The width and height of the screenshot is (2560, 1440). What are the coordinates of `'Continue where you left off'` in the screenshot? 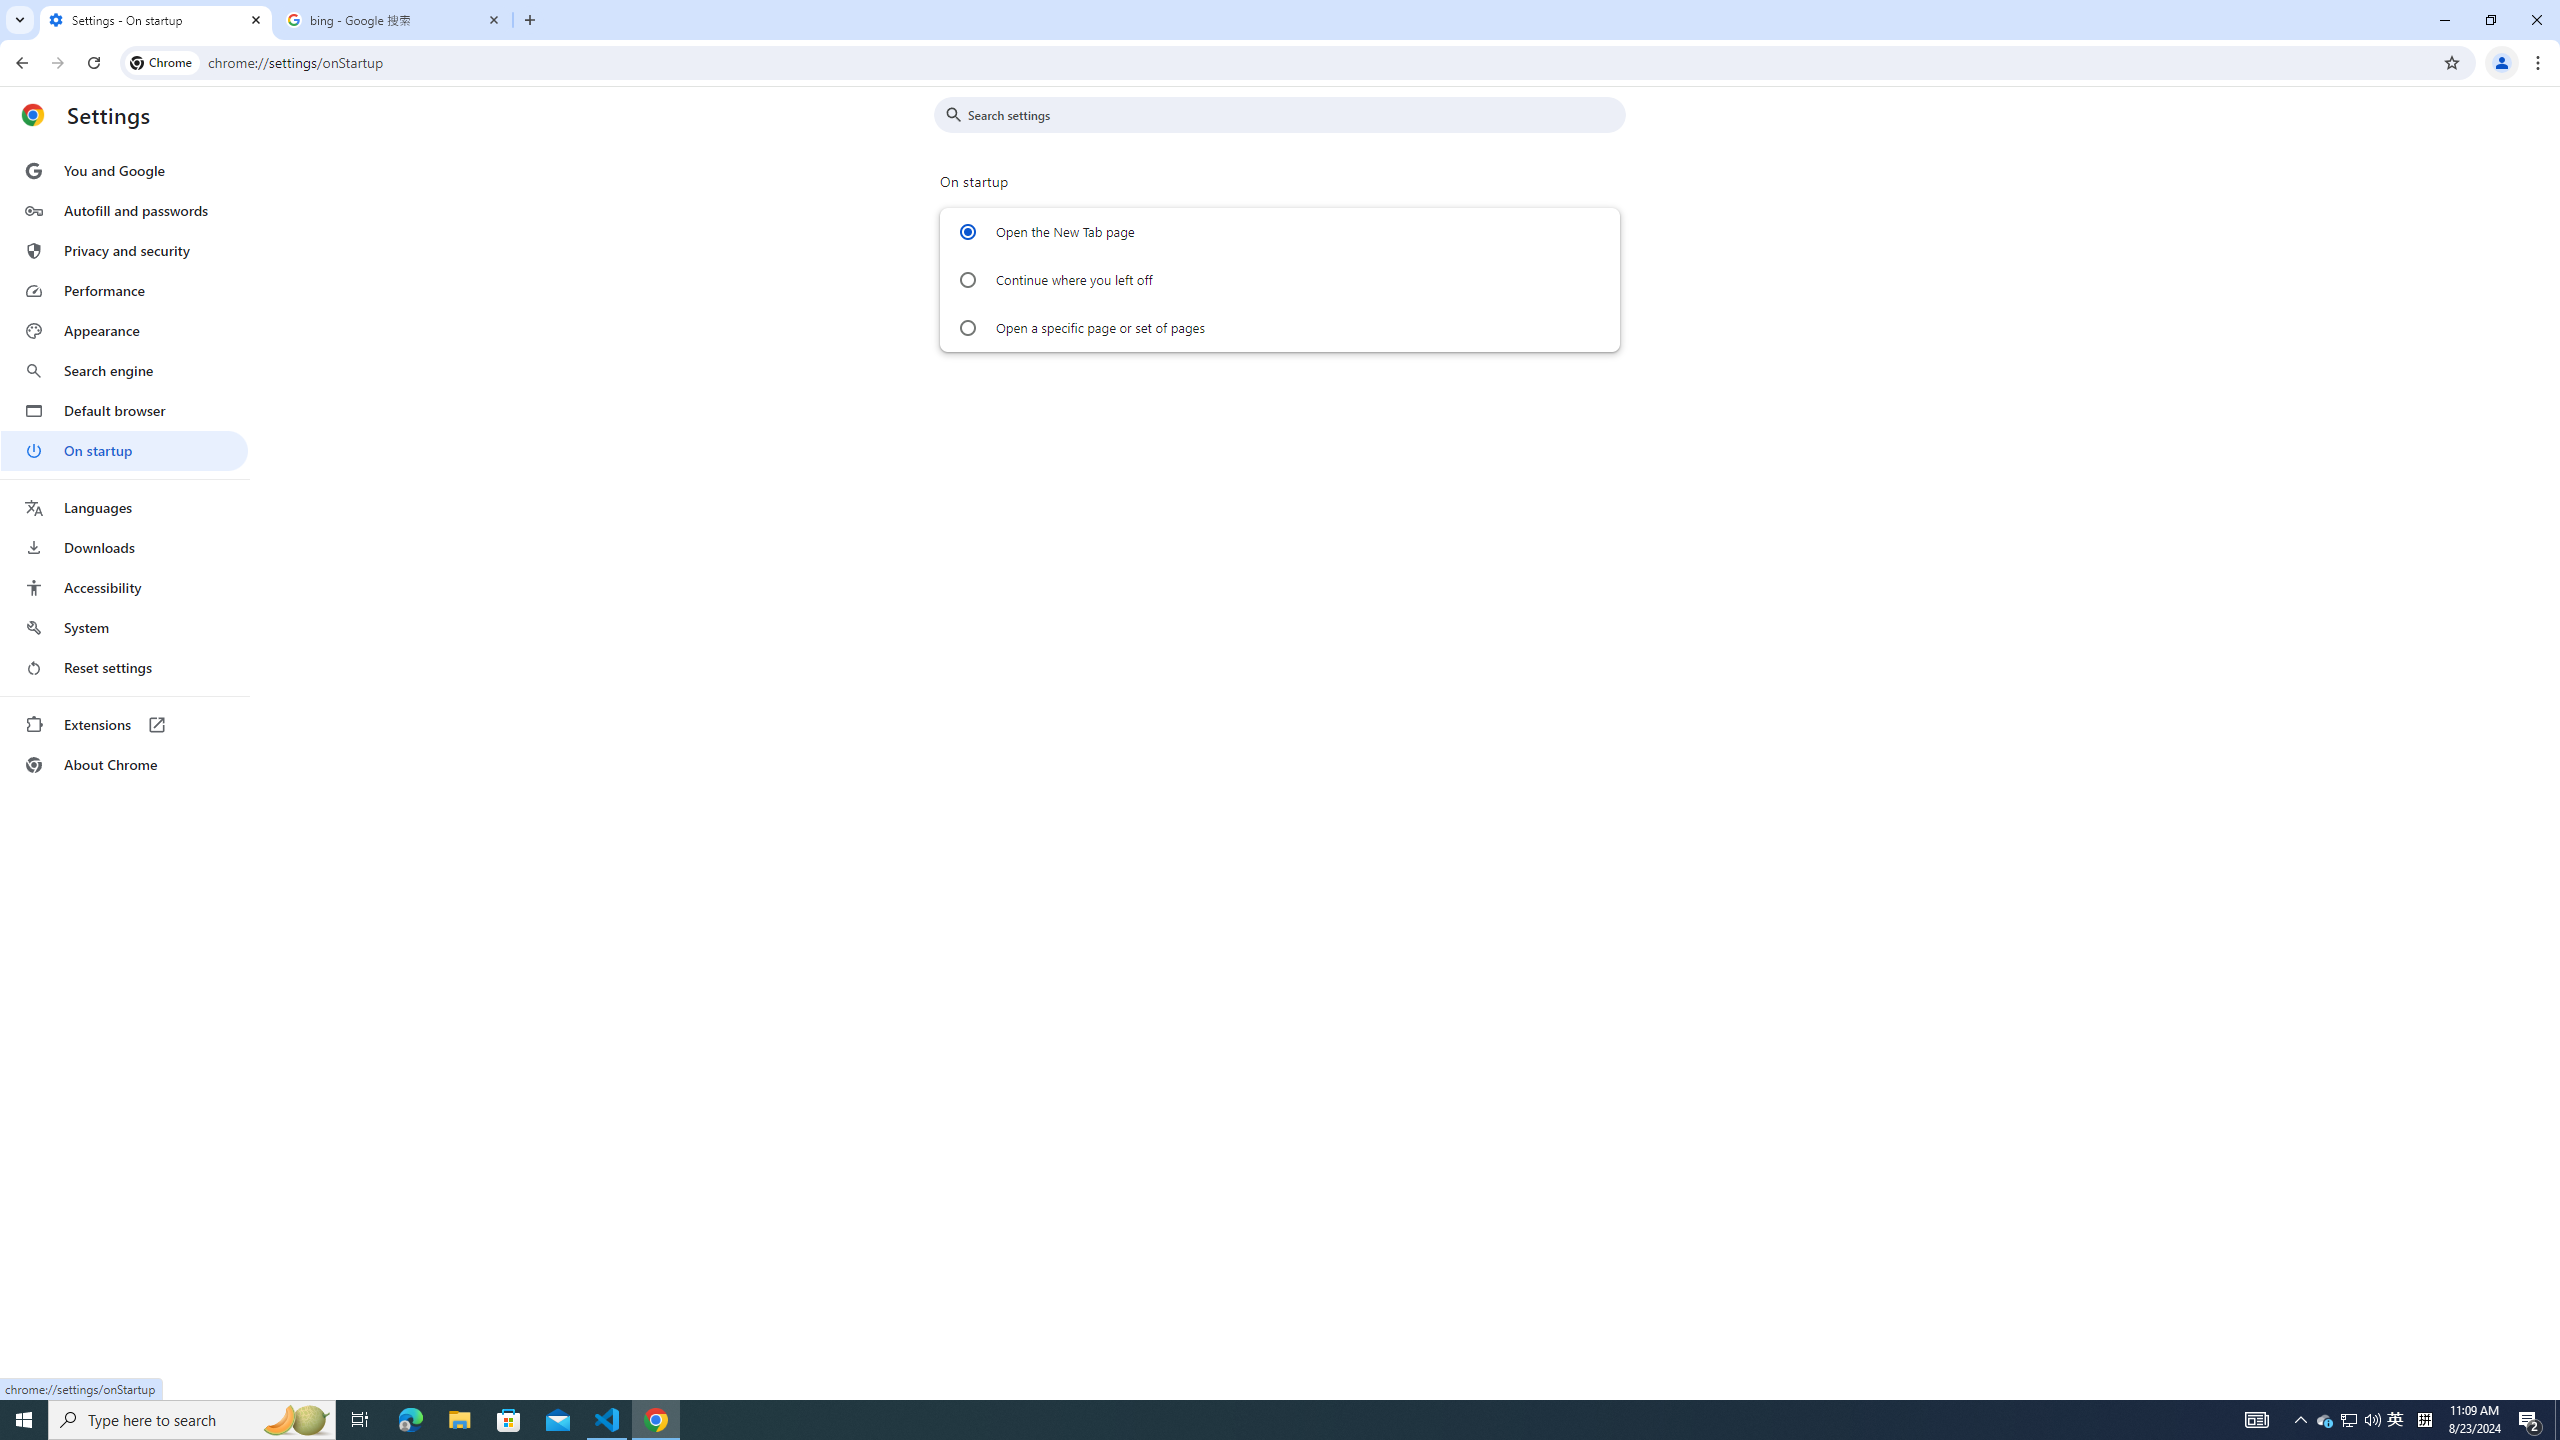 It's located at (966, 279).